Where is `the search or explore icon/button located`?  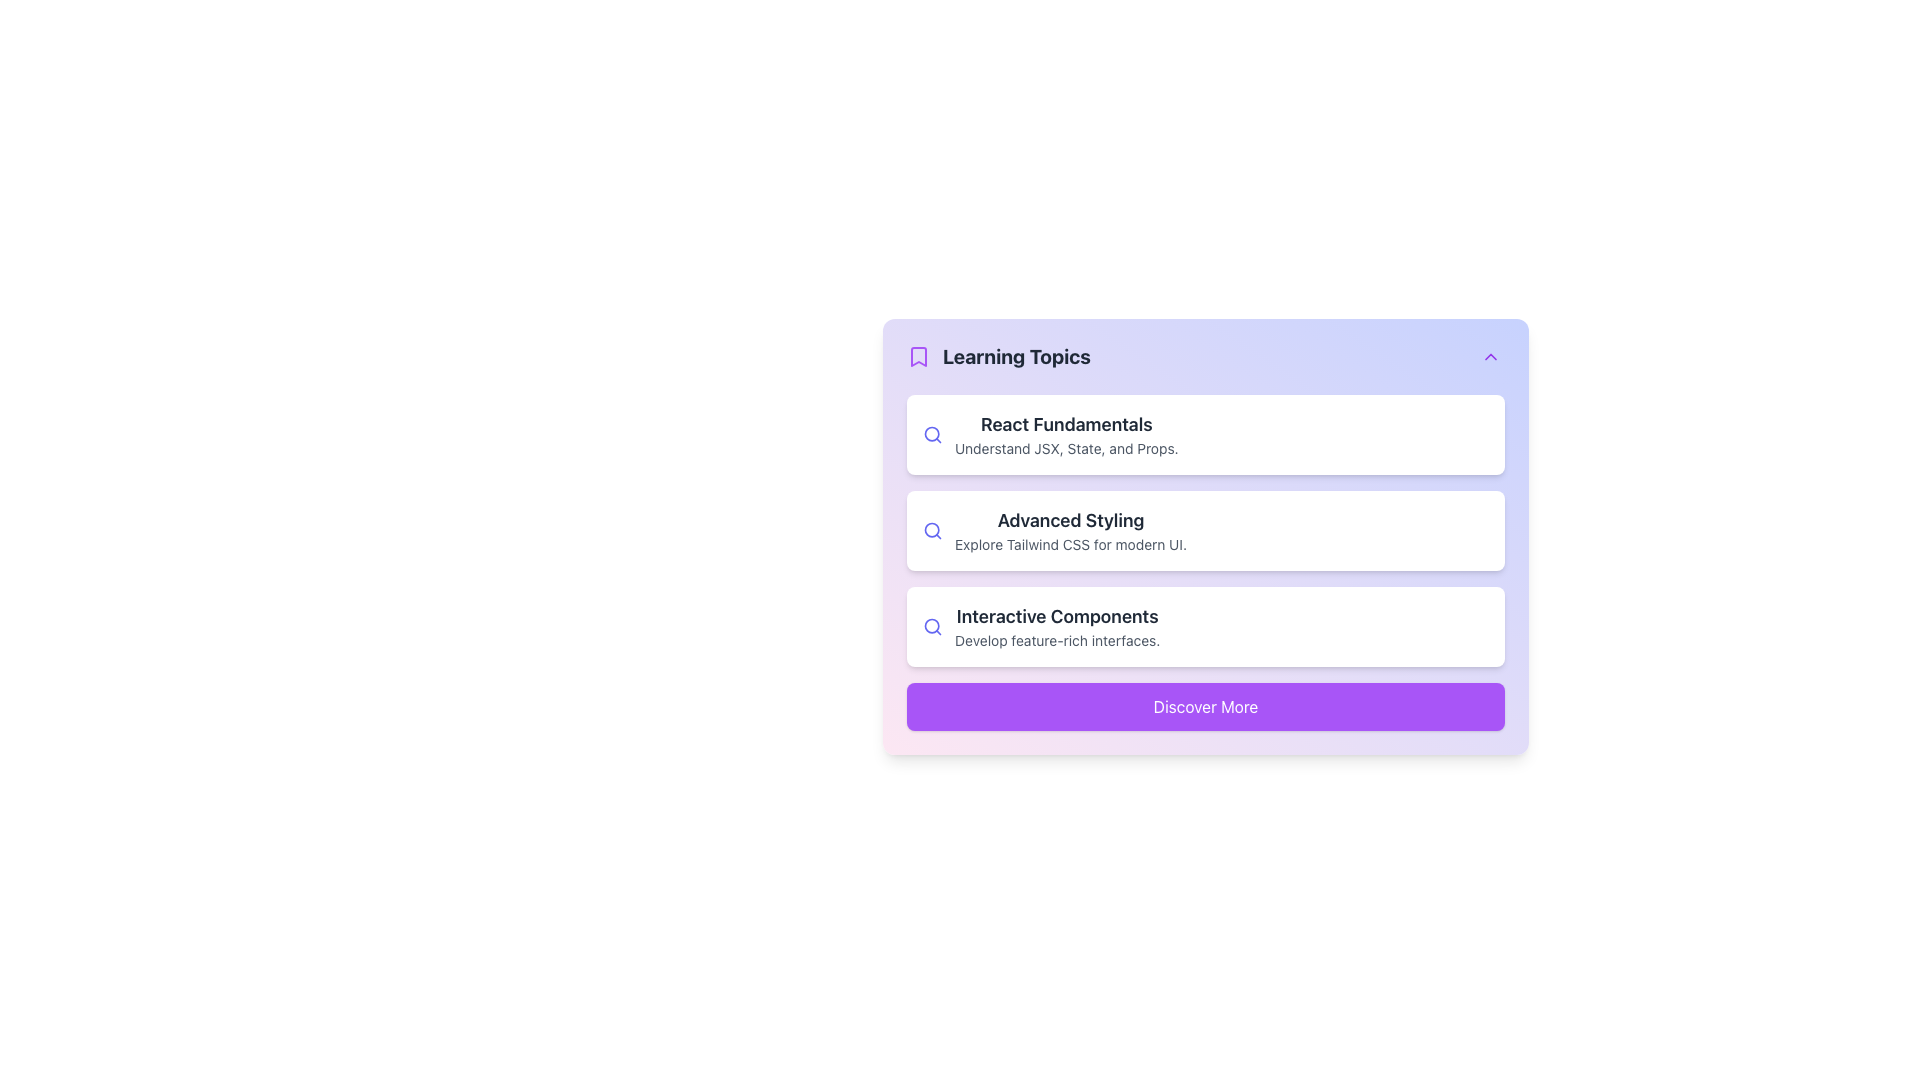 the search or explore icon/button located is located at coordinates (931, 434).